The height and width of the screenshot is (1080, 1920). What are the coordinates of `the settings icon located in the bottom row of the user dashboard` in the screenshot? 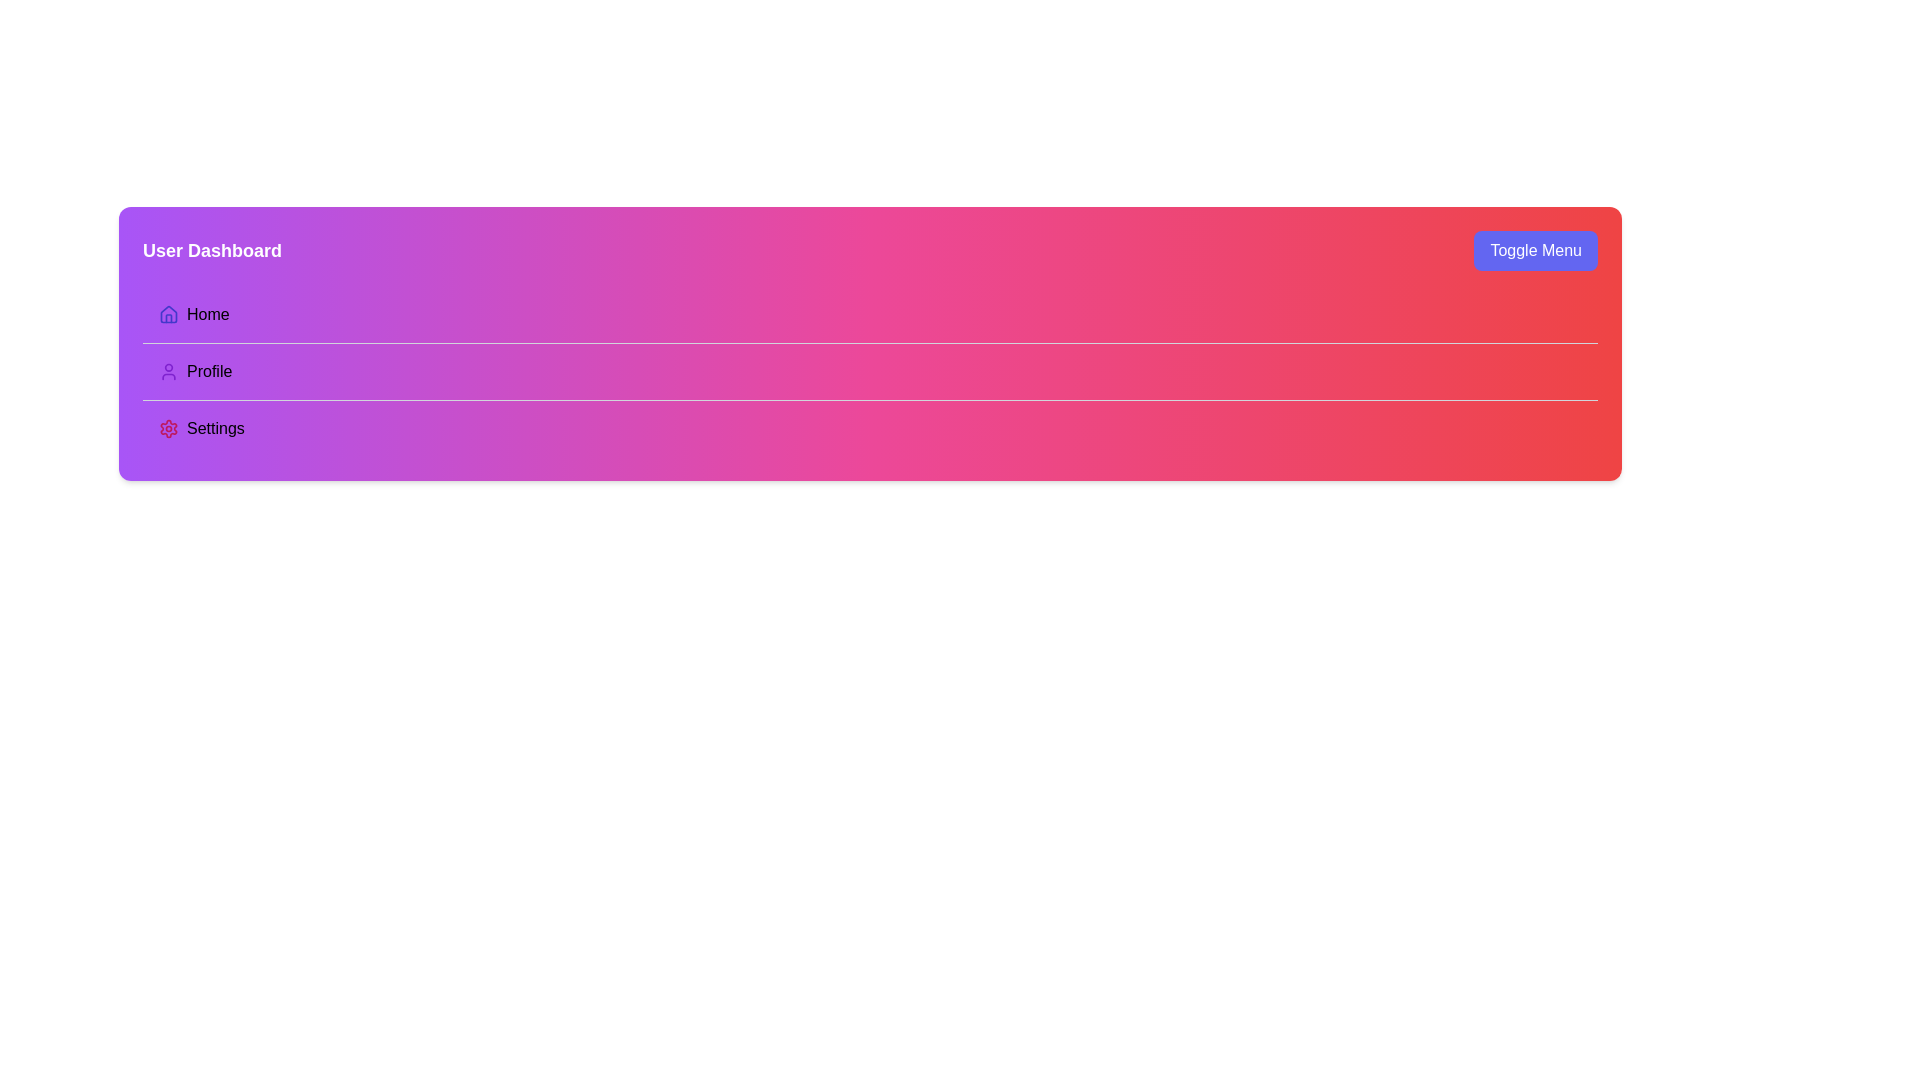 It's located at (168, 427).